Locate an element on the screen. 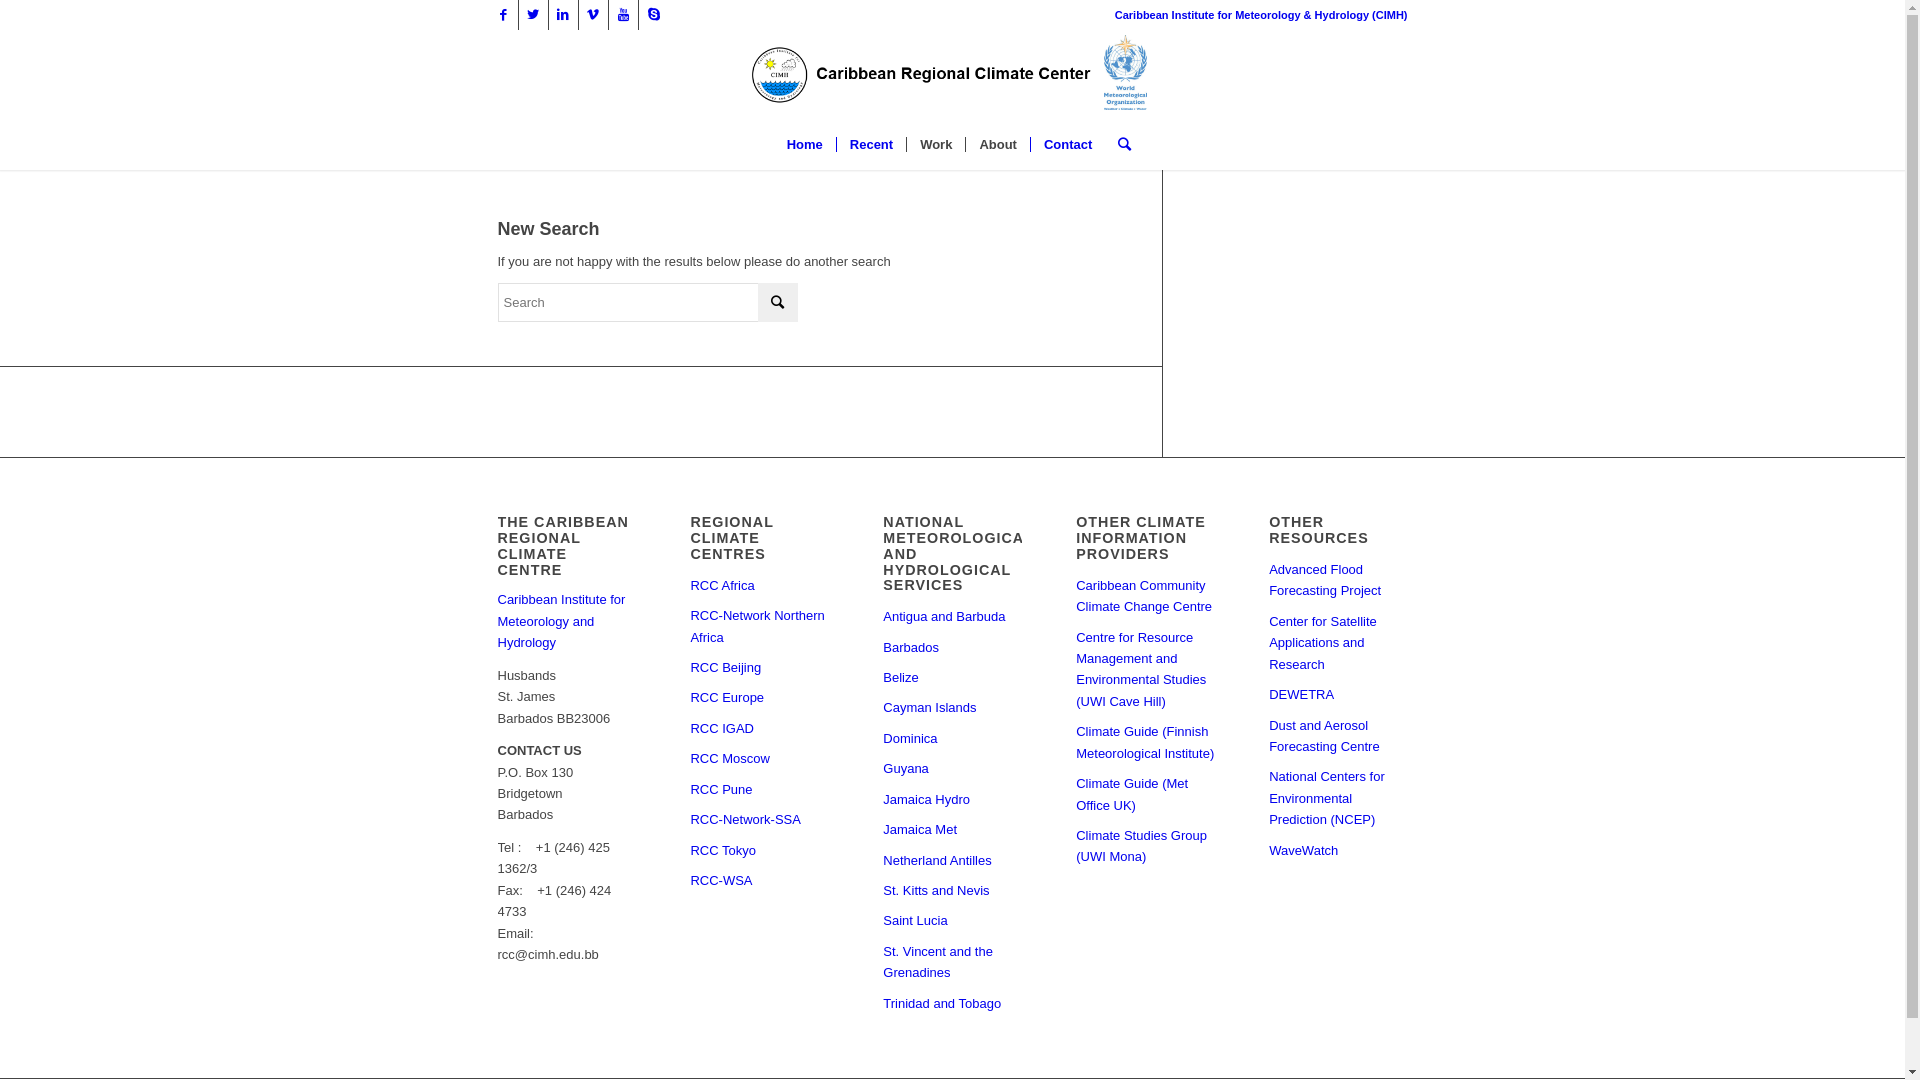 This screenshot has height=1080, width=1920. 'RCC-Network-SSA' is located at coordinates (757, 820).